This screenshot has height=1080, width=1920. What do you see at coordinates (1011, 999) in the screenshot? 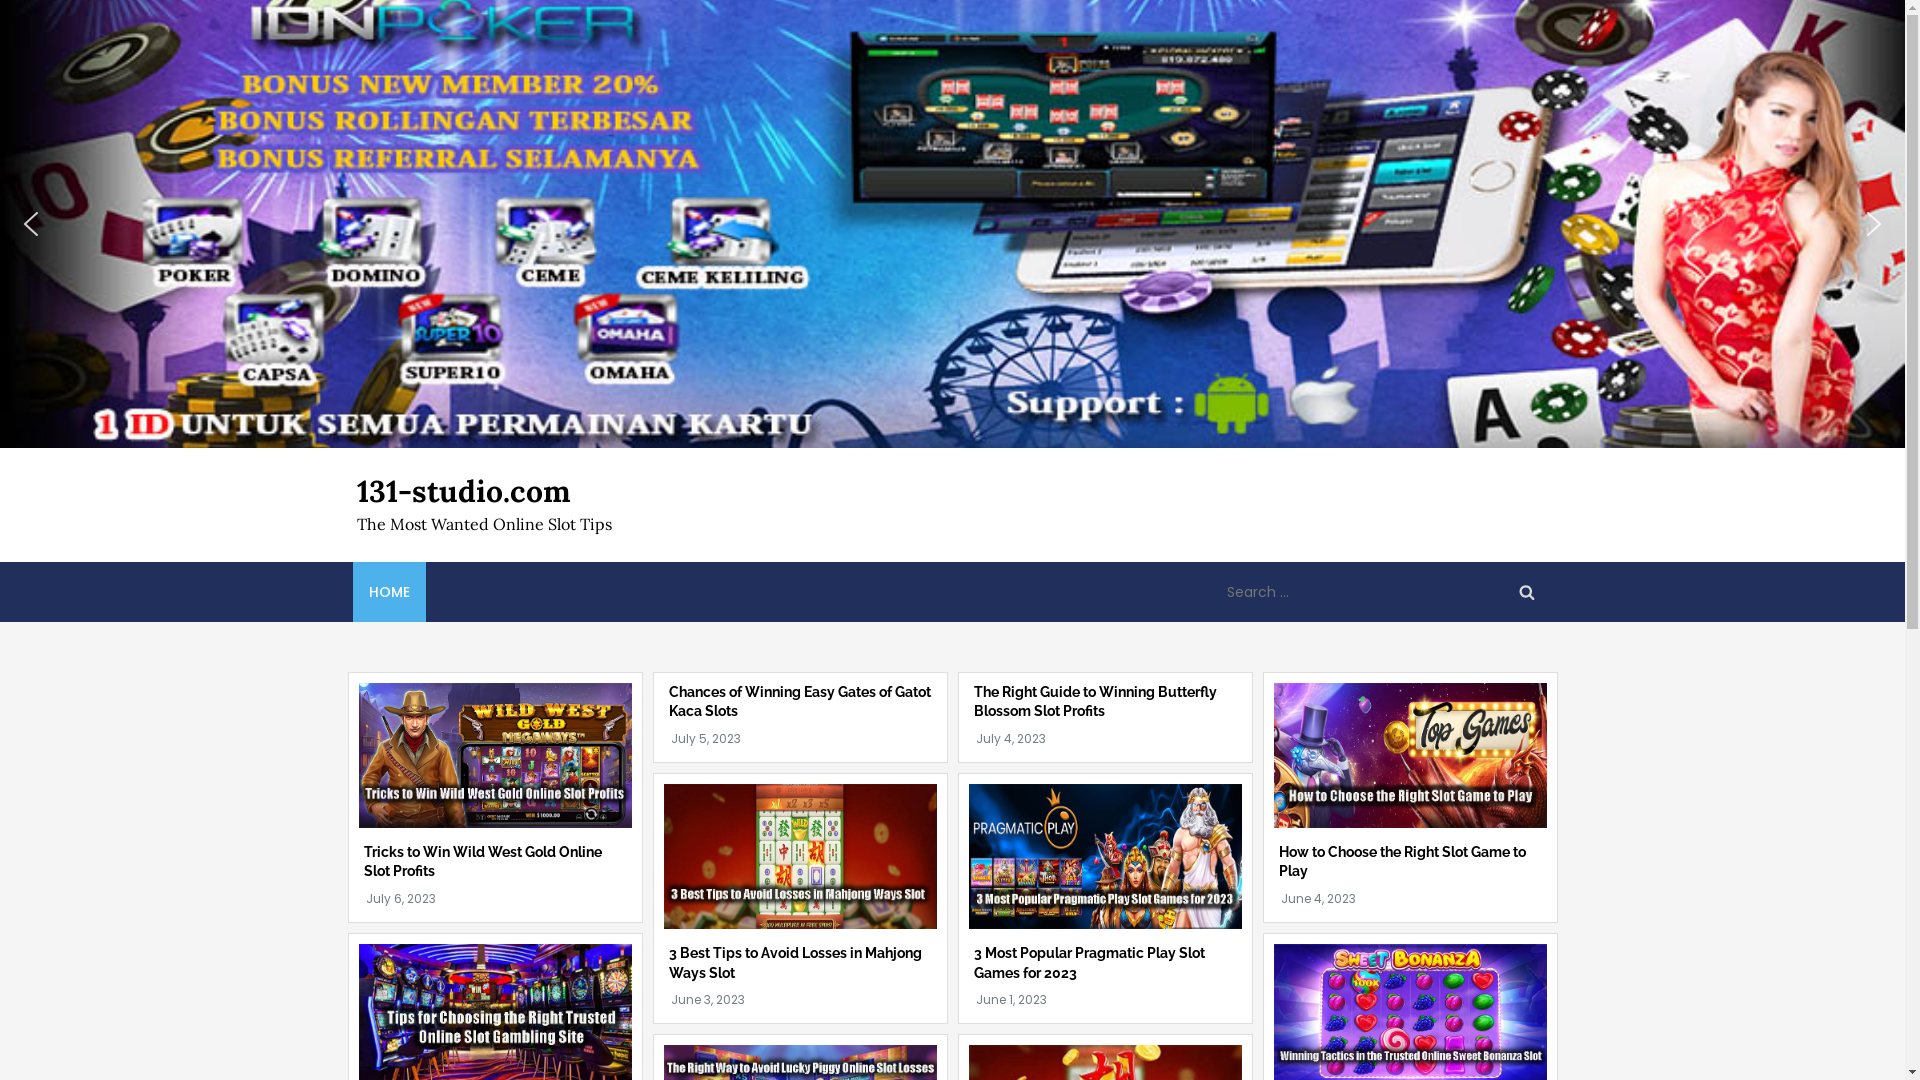
I see `'June 1, 2023'` at bounding box center [1011, 999].